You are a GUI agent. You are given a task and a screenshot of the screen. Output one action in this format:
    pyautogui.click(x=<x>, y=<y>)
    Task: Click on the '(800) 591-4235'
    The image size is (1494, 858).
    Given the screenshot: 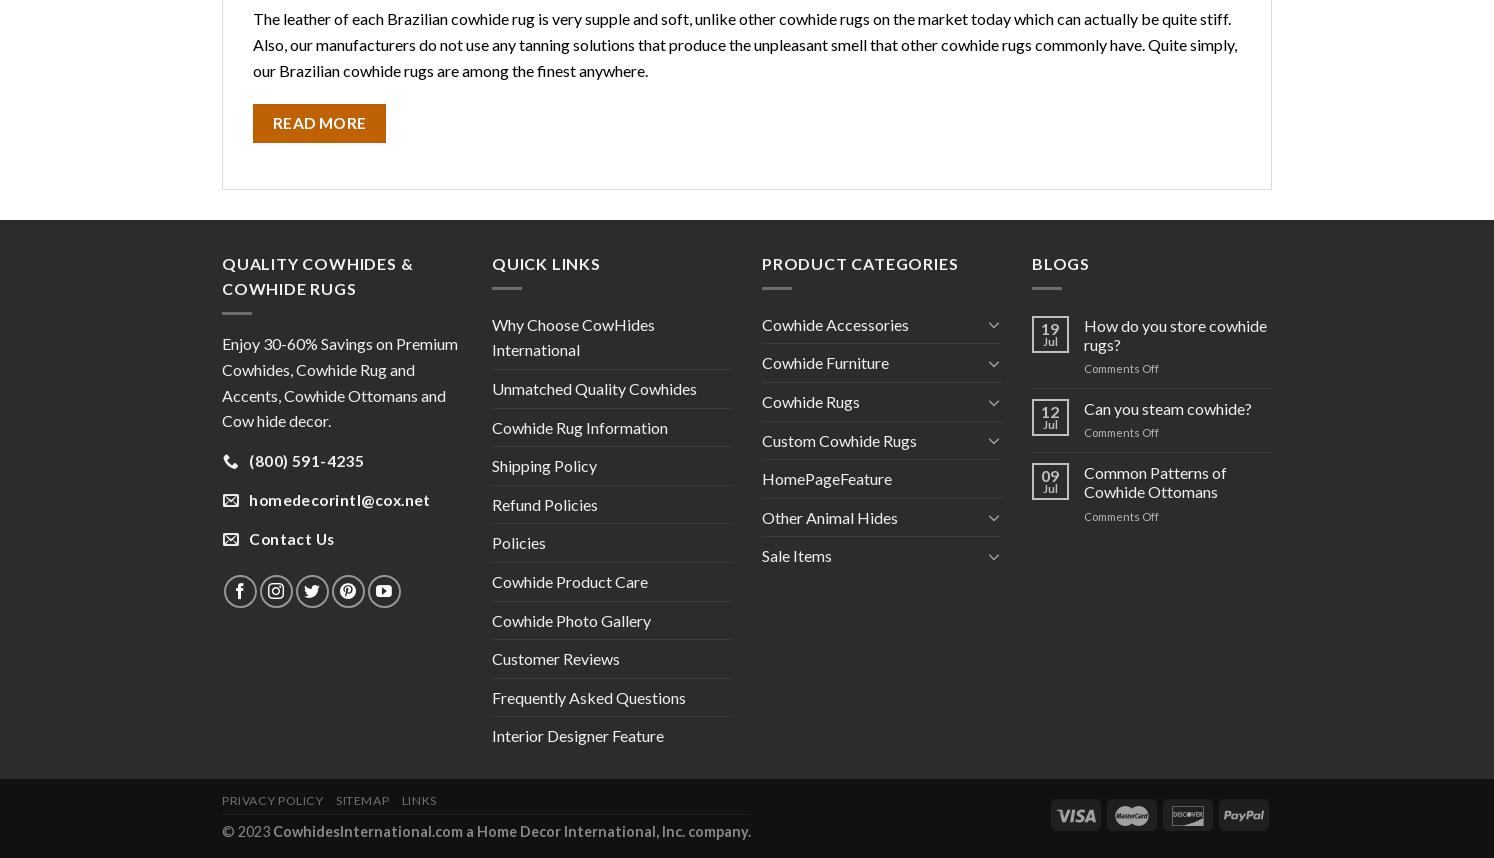 What is the action you would take?
    pyautogui.click(x=305, y=459)
    